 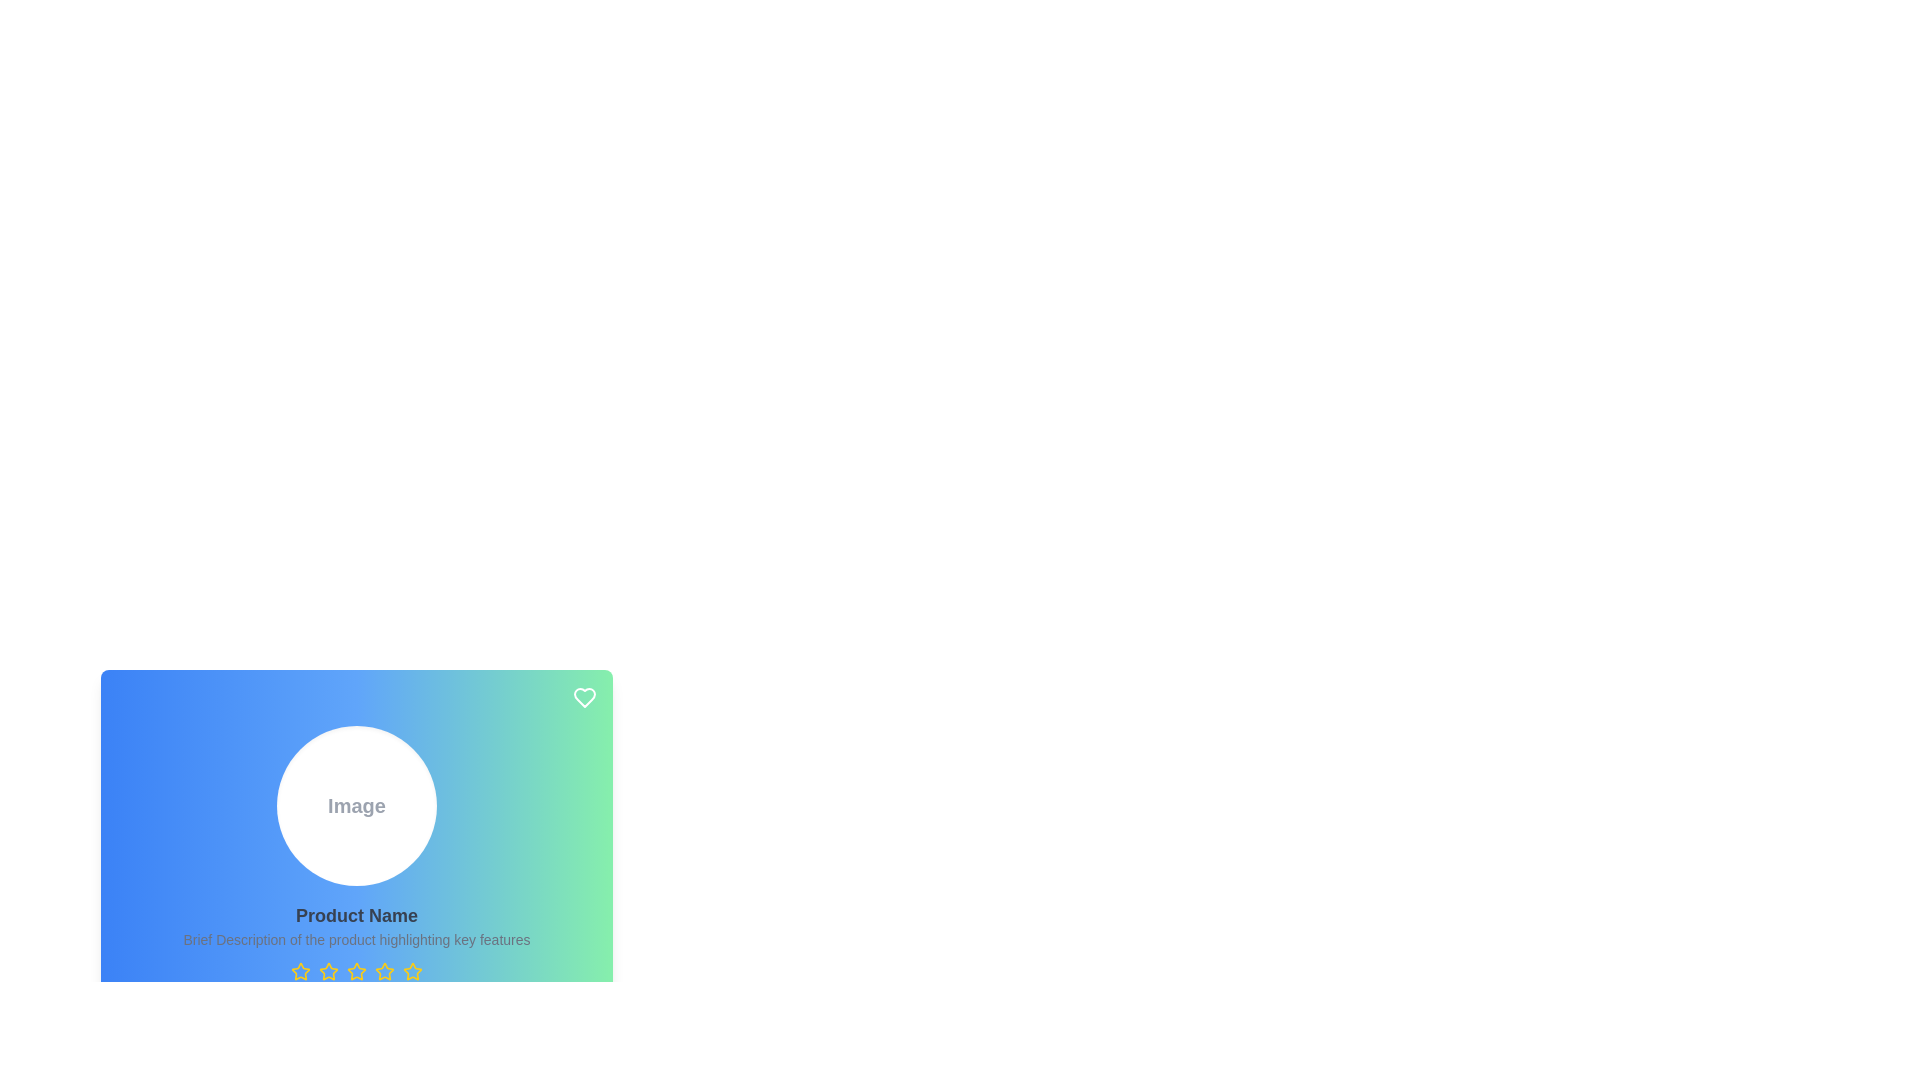 What do you see at coordinates (300, 970) in the screenshot?
I see `the first active rating star, which is a filled yellow five-pointed star located in a row of stars at the bottom center of the product card` at bounding box center [300, 970].